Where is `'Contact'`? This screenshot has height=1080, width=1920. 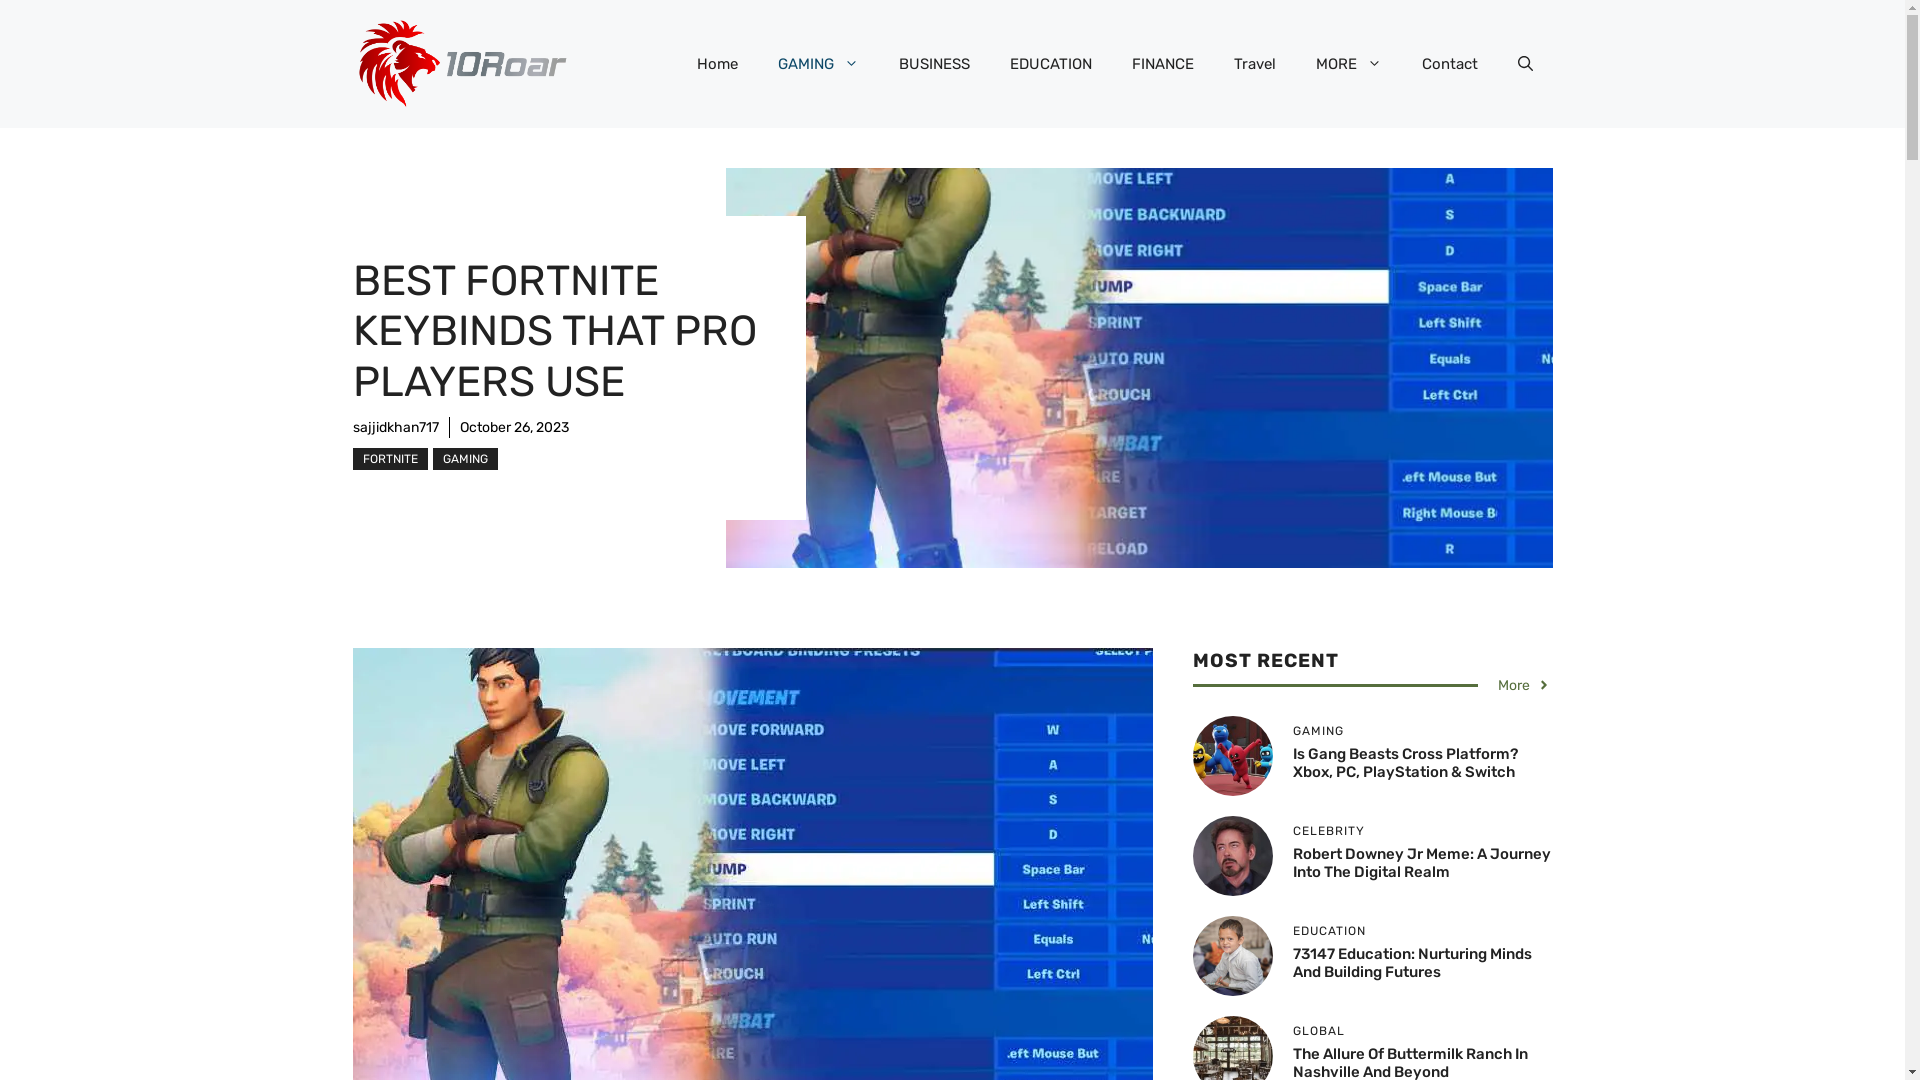 'Contact' is located at coordinates (1449, 63).